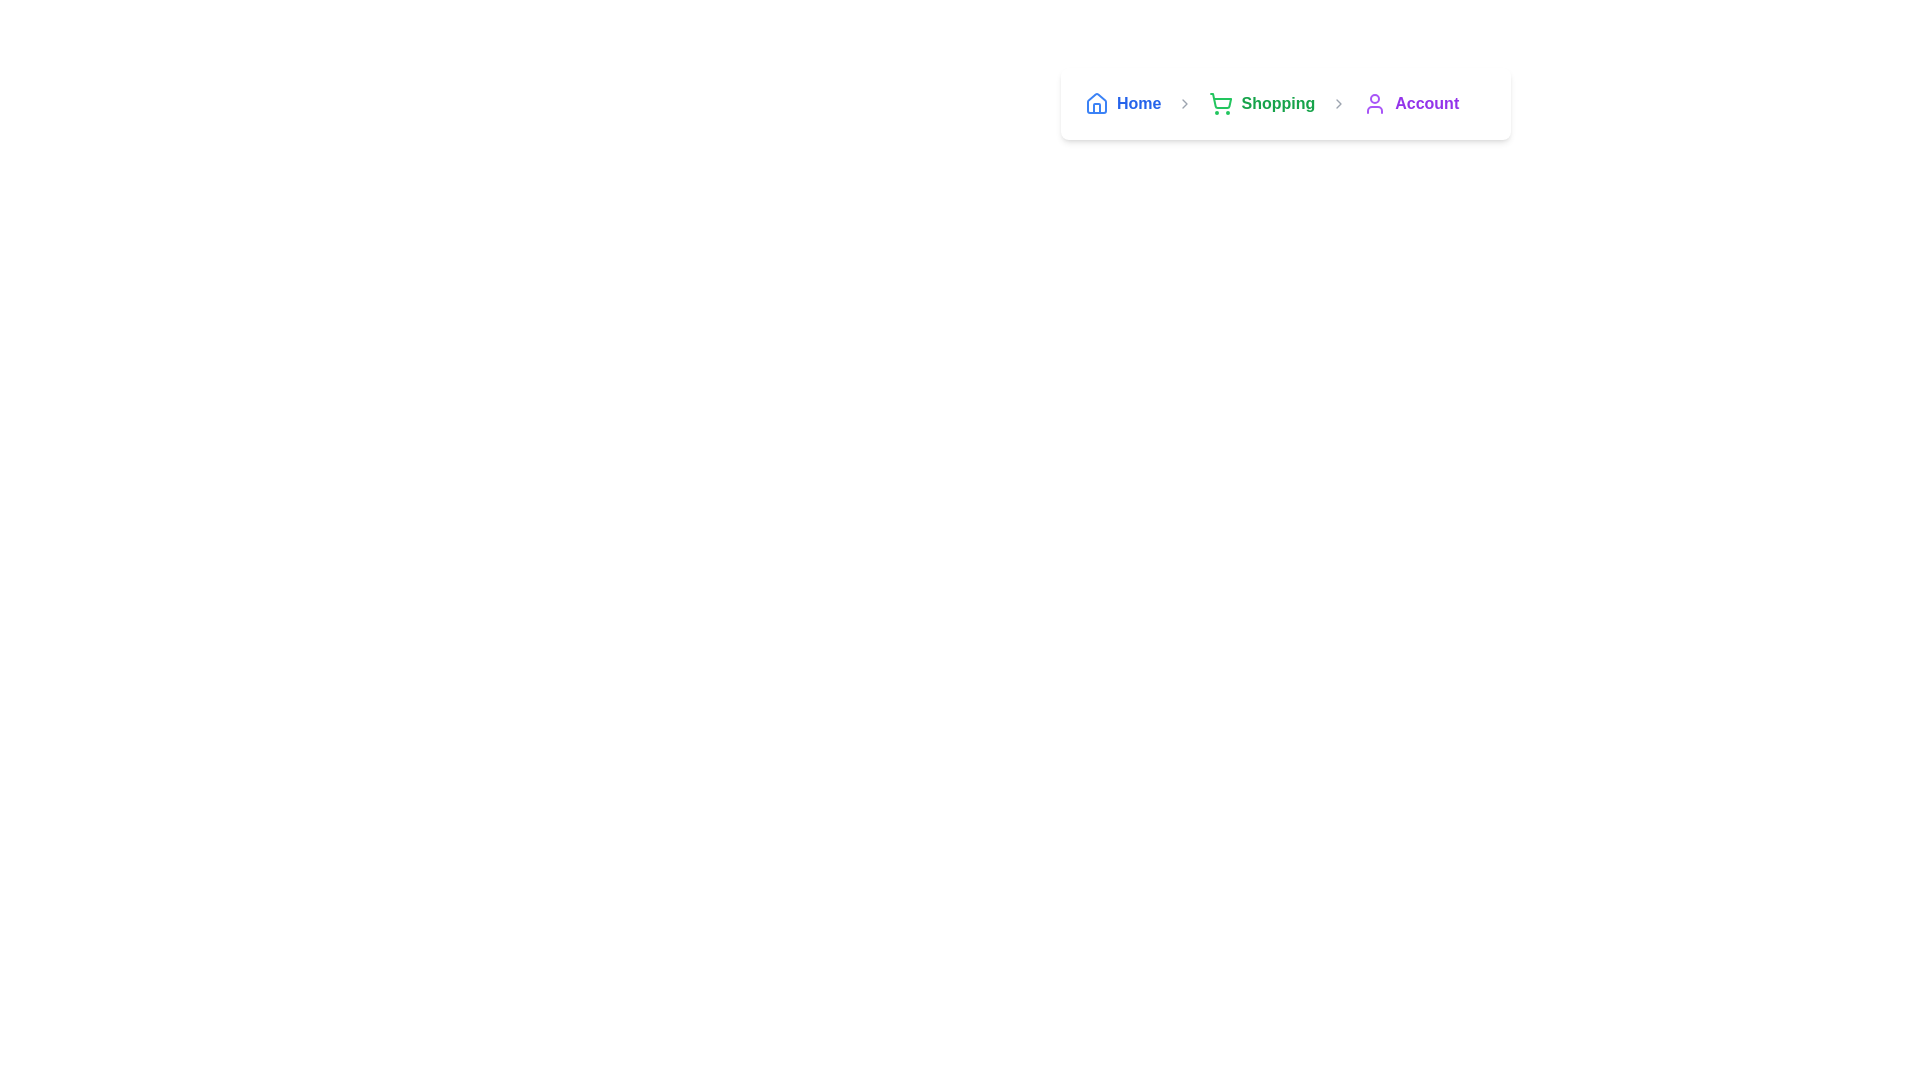 The image size is (1920, 1080). What do you see at coordinates (1123, 104) in the screenshot?
I see `the interactive clickable link in the upper-left region of the navigation menu for tooltip or highlighting effects` at bounding box center [1123, 104].